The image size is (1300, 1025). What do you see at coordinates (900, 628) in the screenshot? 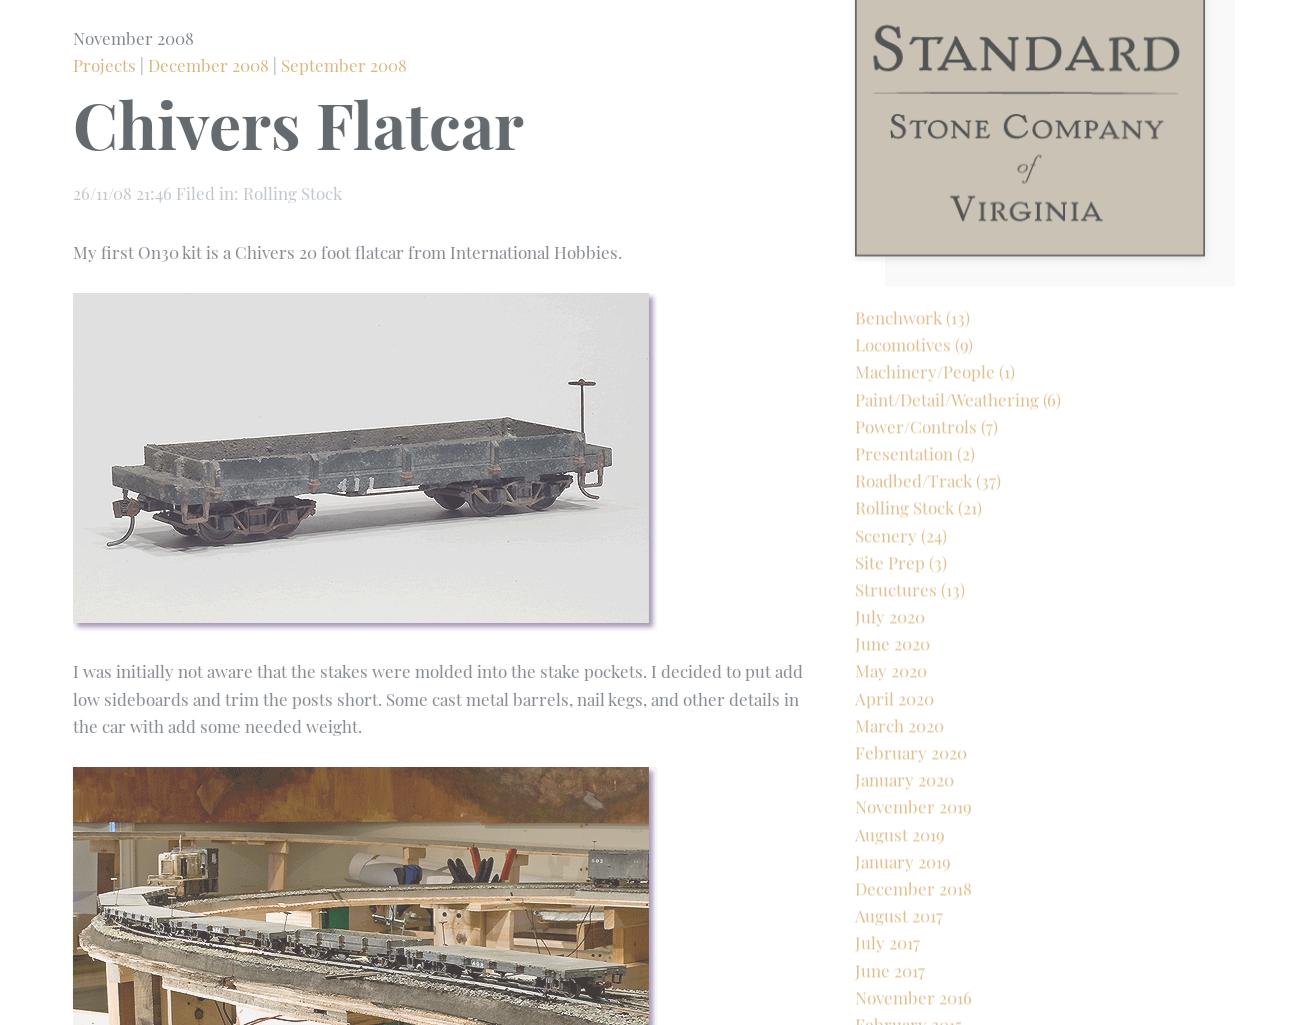
I see `'Site Prep (3)'` at bounding box center [900, 628].